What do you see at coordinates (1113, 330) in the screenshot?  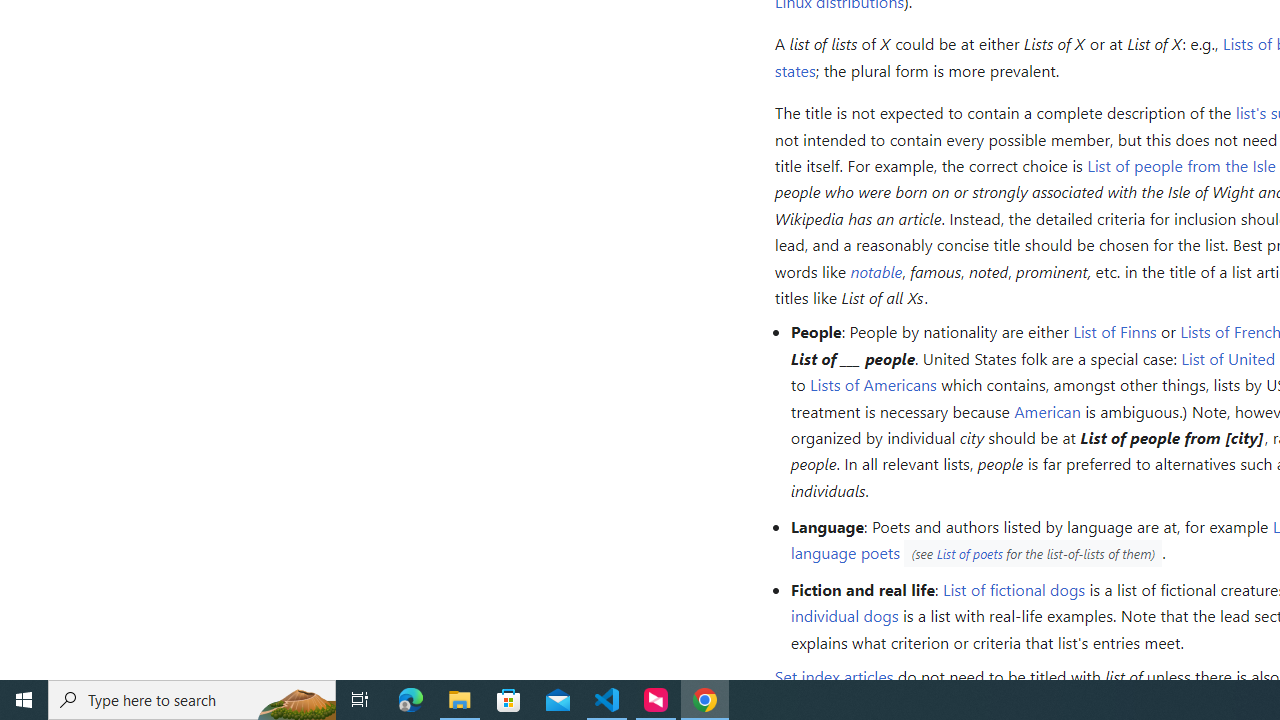 I see `'List of Finns'` at bounding box center [1113, 330].